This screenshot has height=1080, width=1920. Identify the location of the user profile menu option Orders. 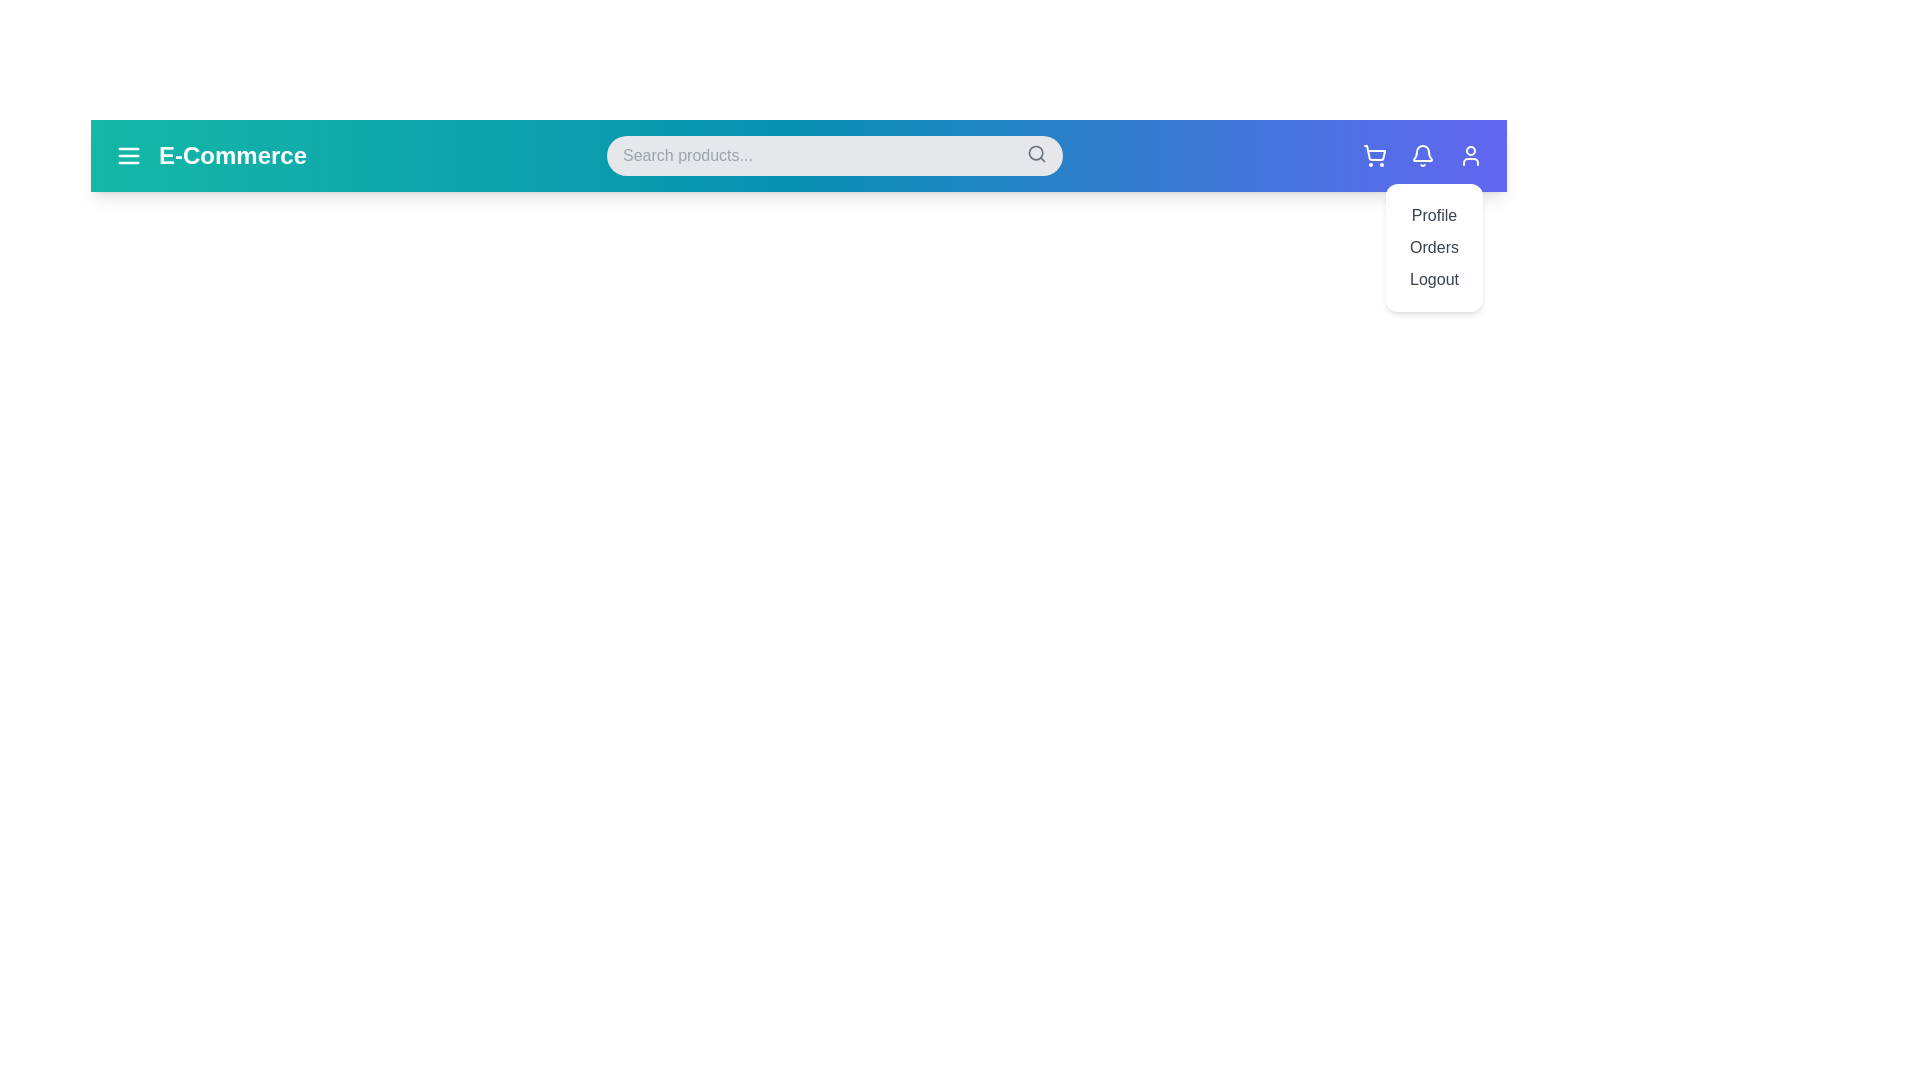
(1433, 246).